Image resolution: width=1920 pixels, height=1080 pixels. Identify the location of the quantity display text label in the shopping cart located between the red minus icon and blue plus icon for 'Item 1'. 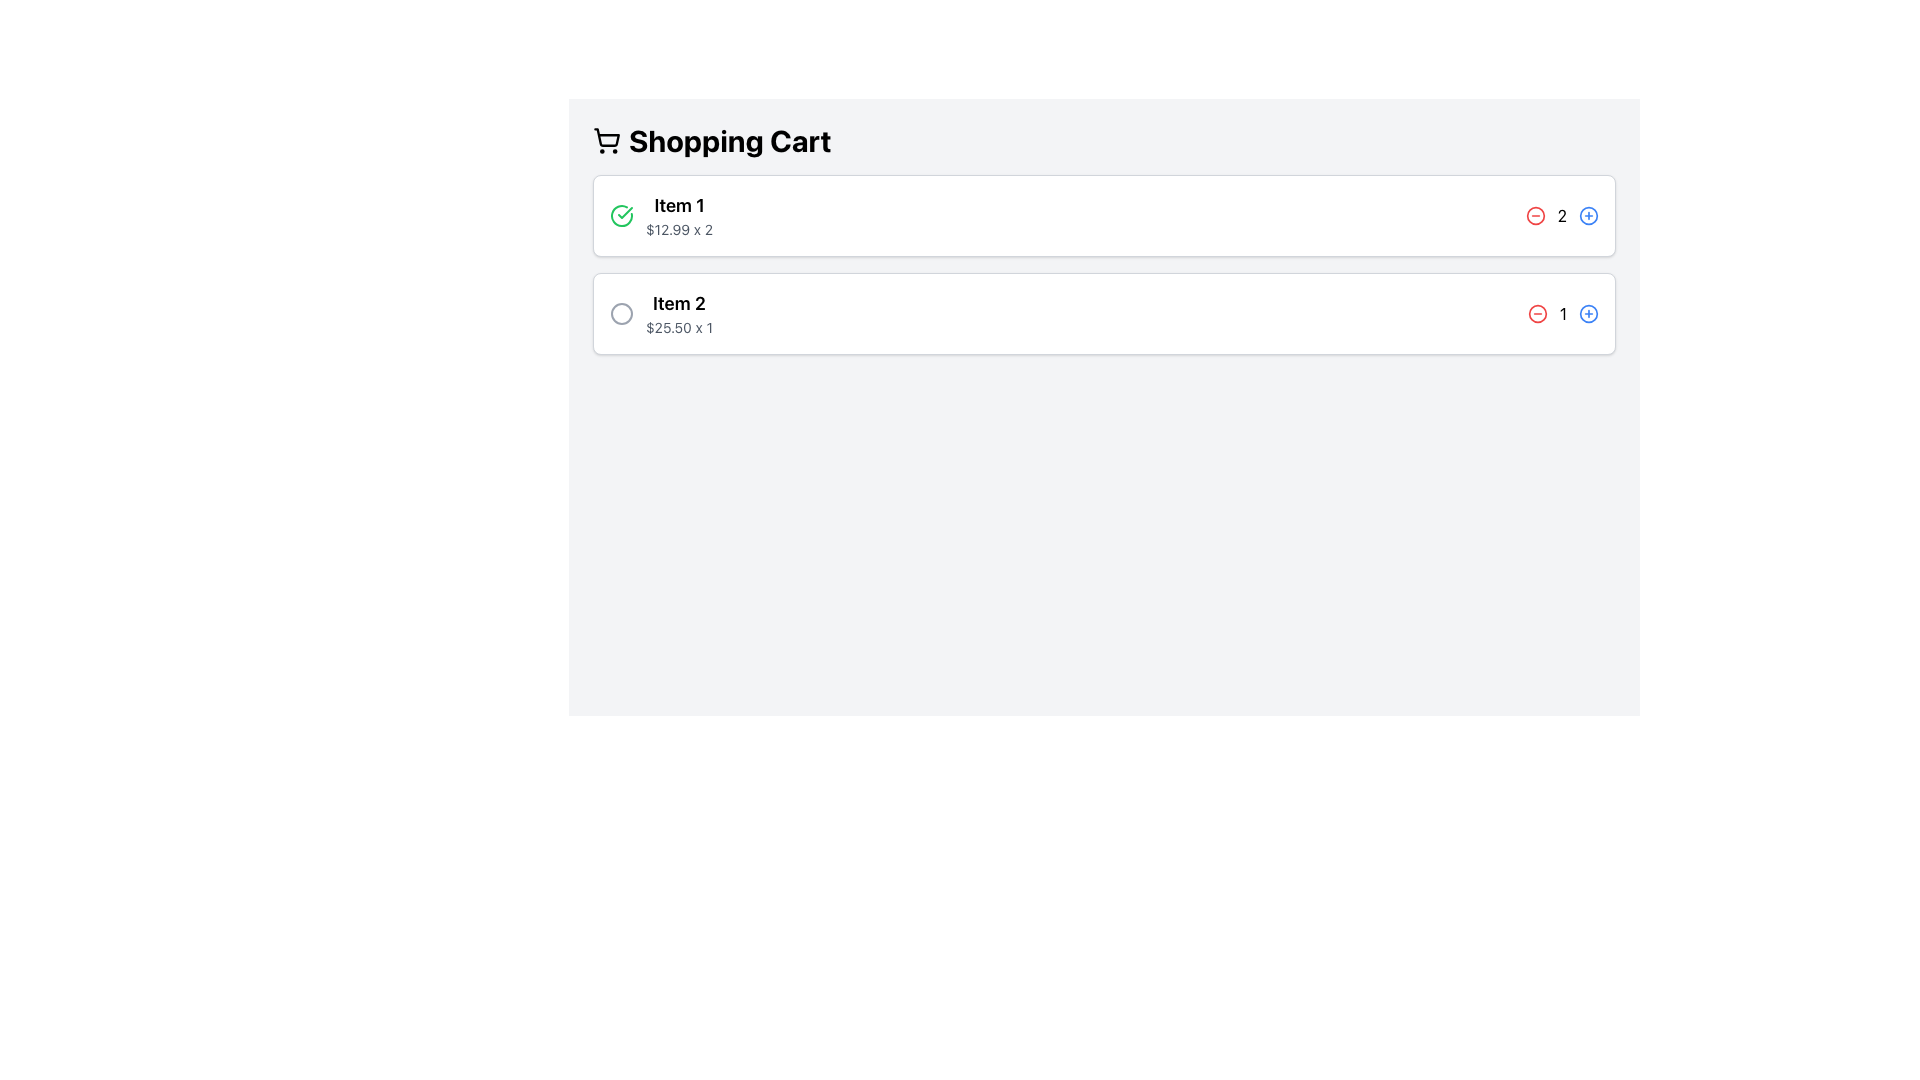
(1561, 216).